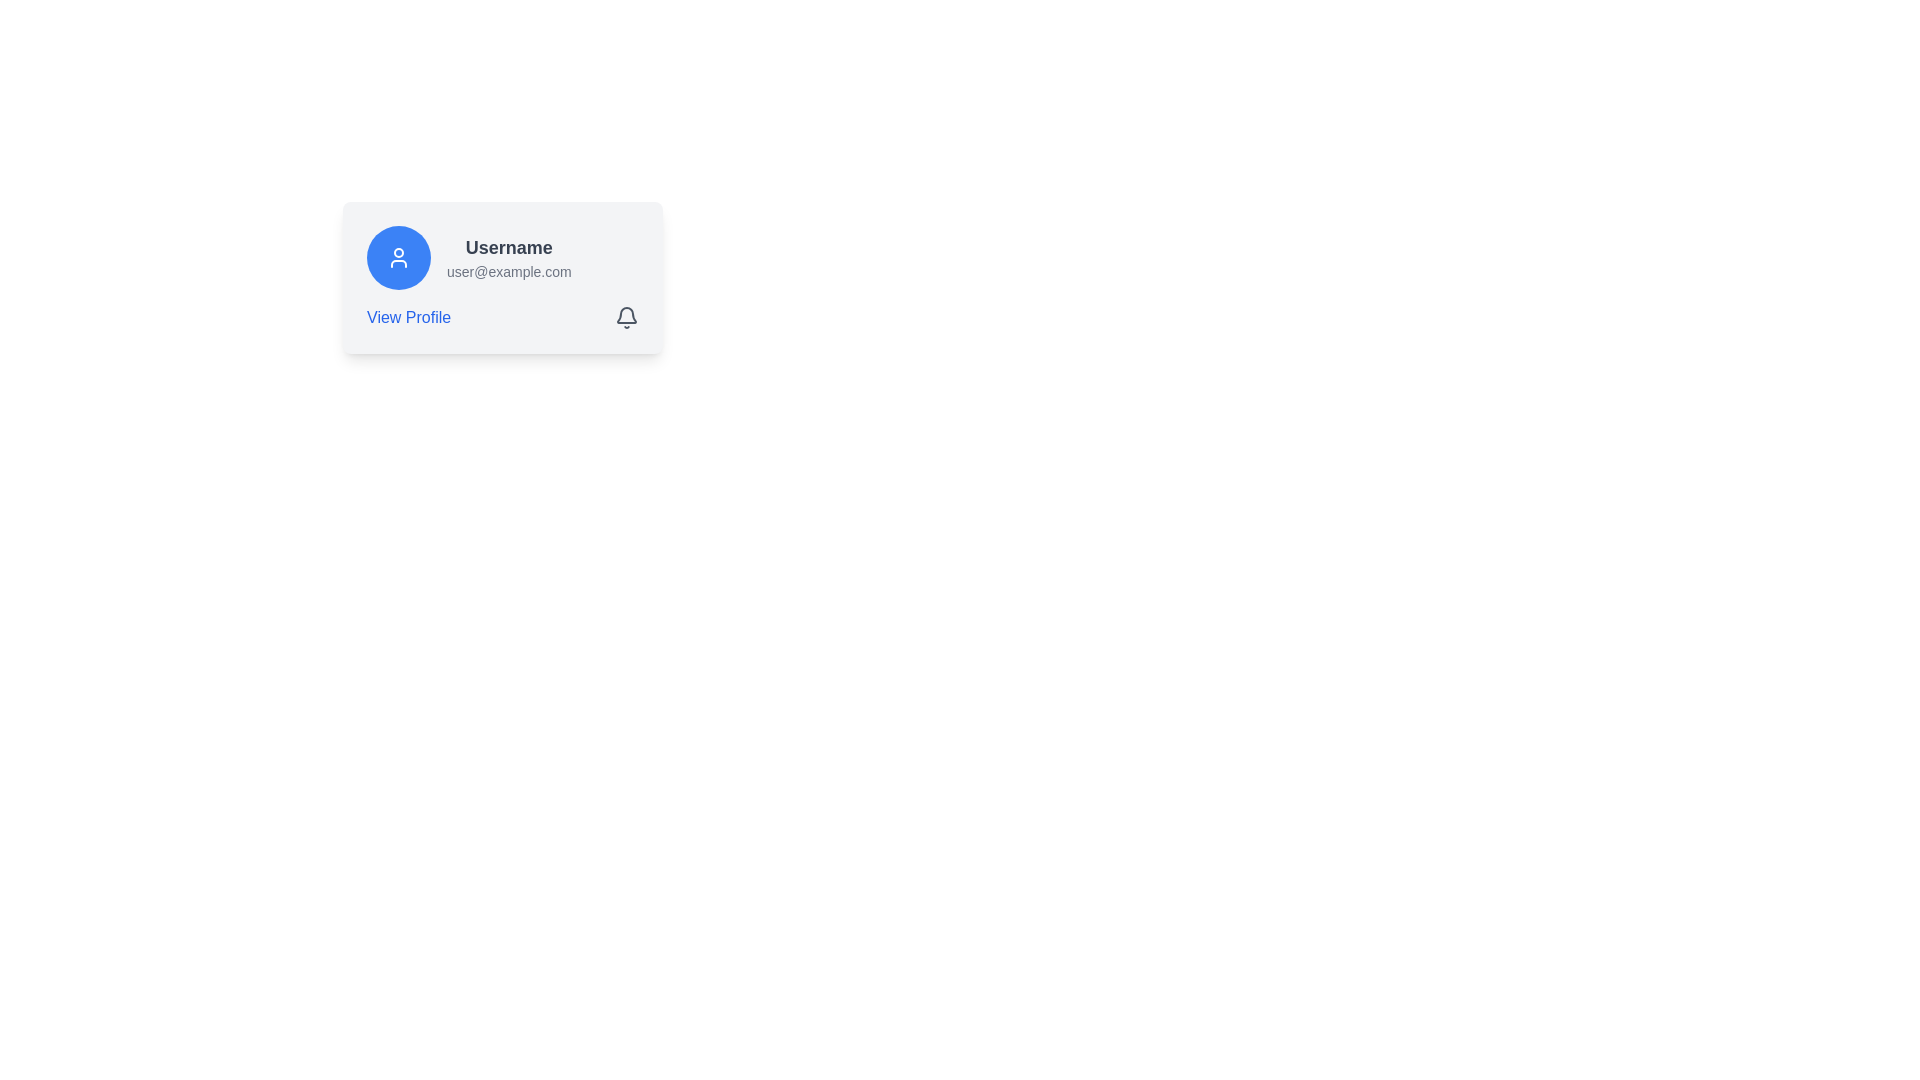 The width and height of the screenshot is (1920, 1080). What do you see at coordinates (503, 257) in the screenshot?
I see `the profile summary component that displays the user's name and email address` at bounding box center [503, 257].